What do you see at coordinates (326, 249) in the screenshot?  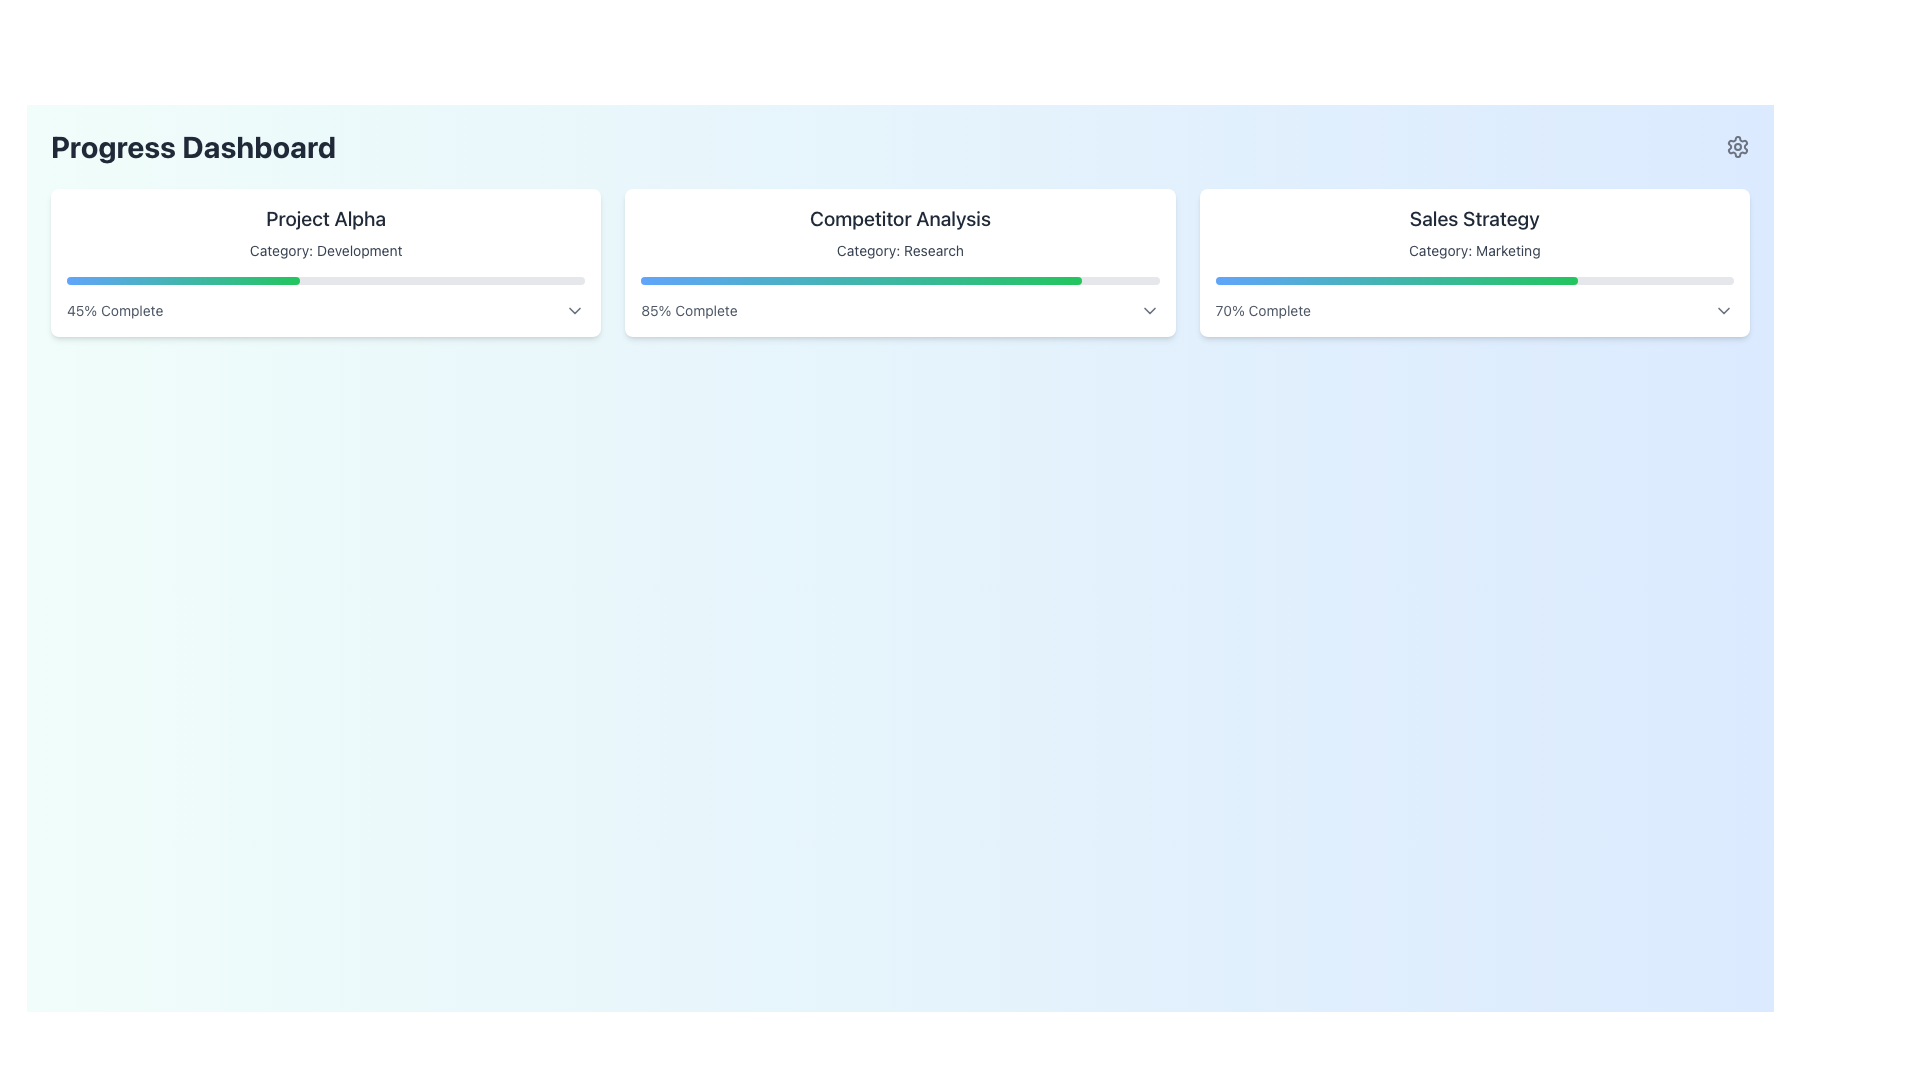 I see `the static text label that informs users about the 'Development' category, positioned beneath the header 'Project Alpha' and above a horizontal progress bar` at bounding box center [326, 249].